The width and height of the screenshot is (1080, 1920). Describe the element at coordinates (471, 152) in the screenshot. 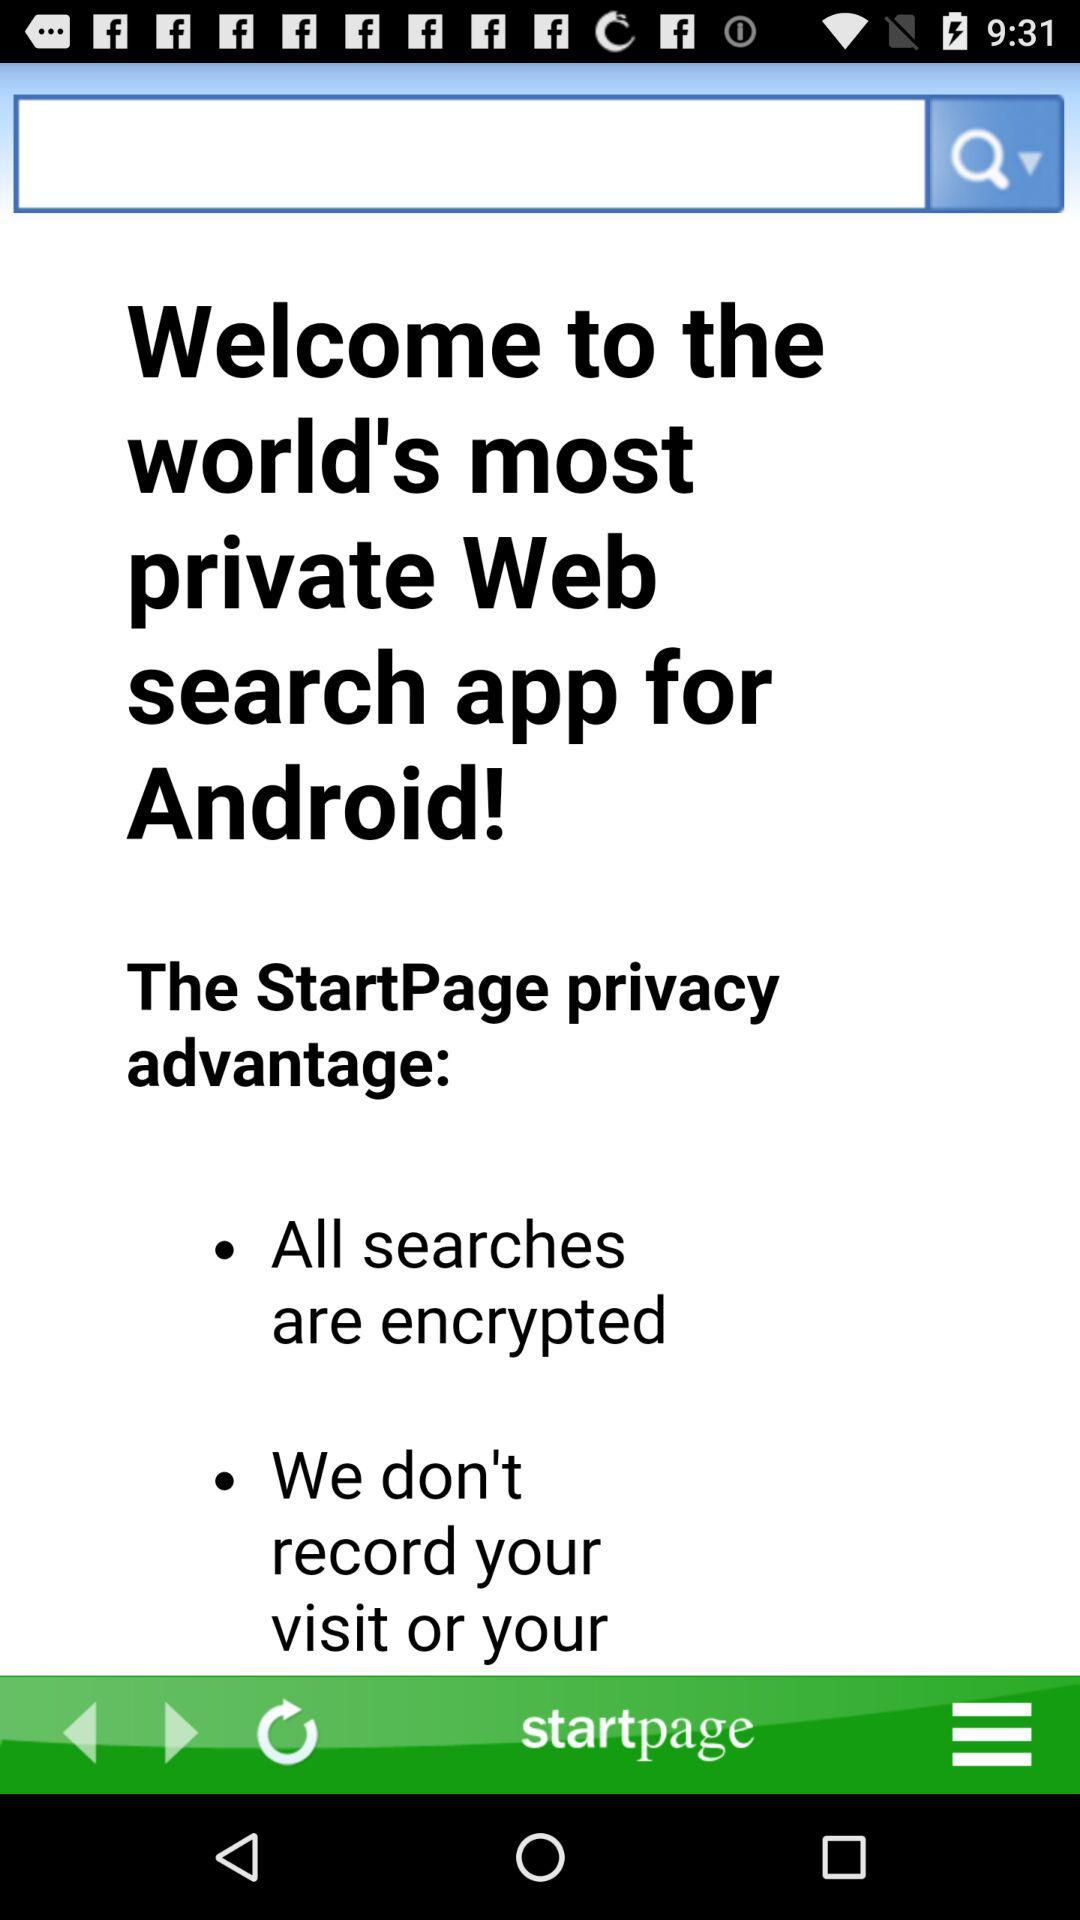

I see `search page` at that location.